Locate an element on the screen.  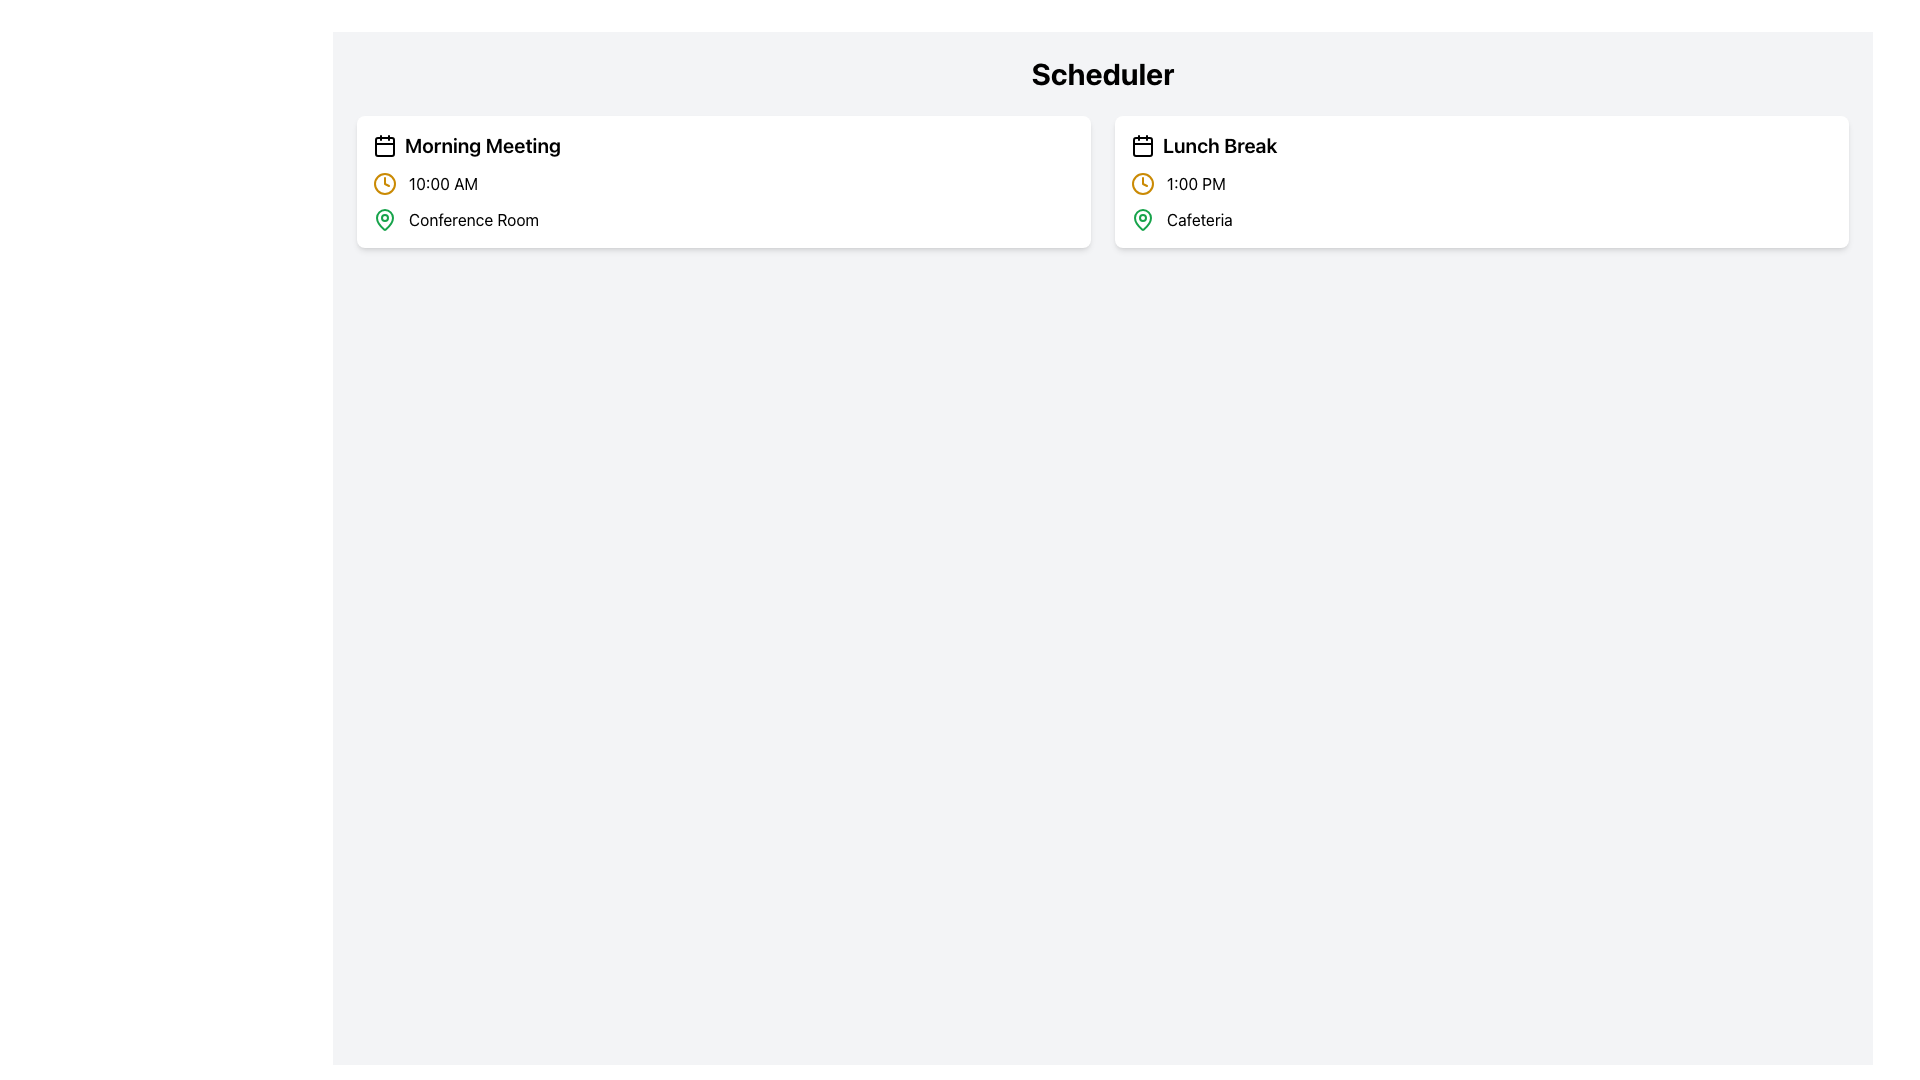
the content area of the calendar graphic component located within the calendar icon adjacent to the 'Lunch Break' text in the right-side card of the scheduler interface is located at coordinates (1142, 145).